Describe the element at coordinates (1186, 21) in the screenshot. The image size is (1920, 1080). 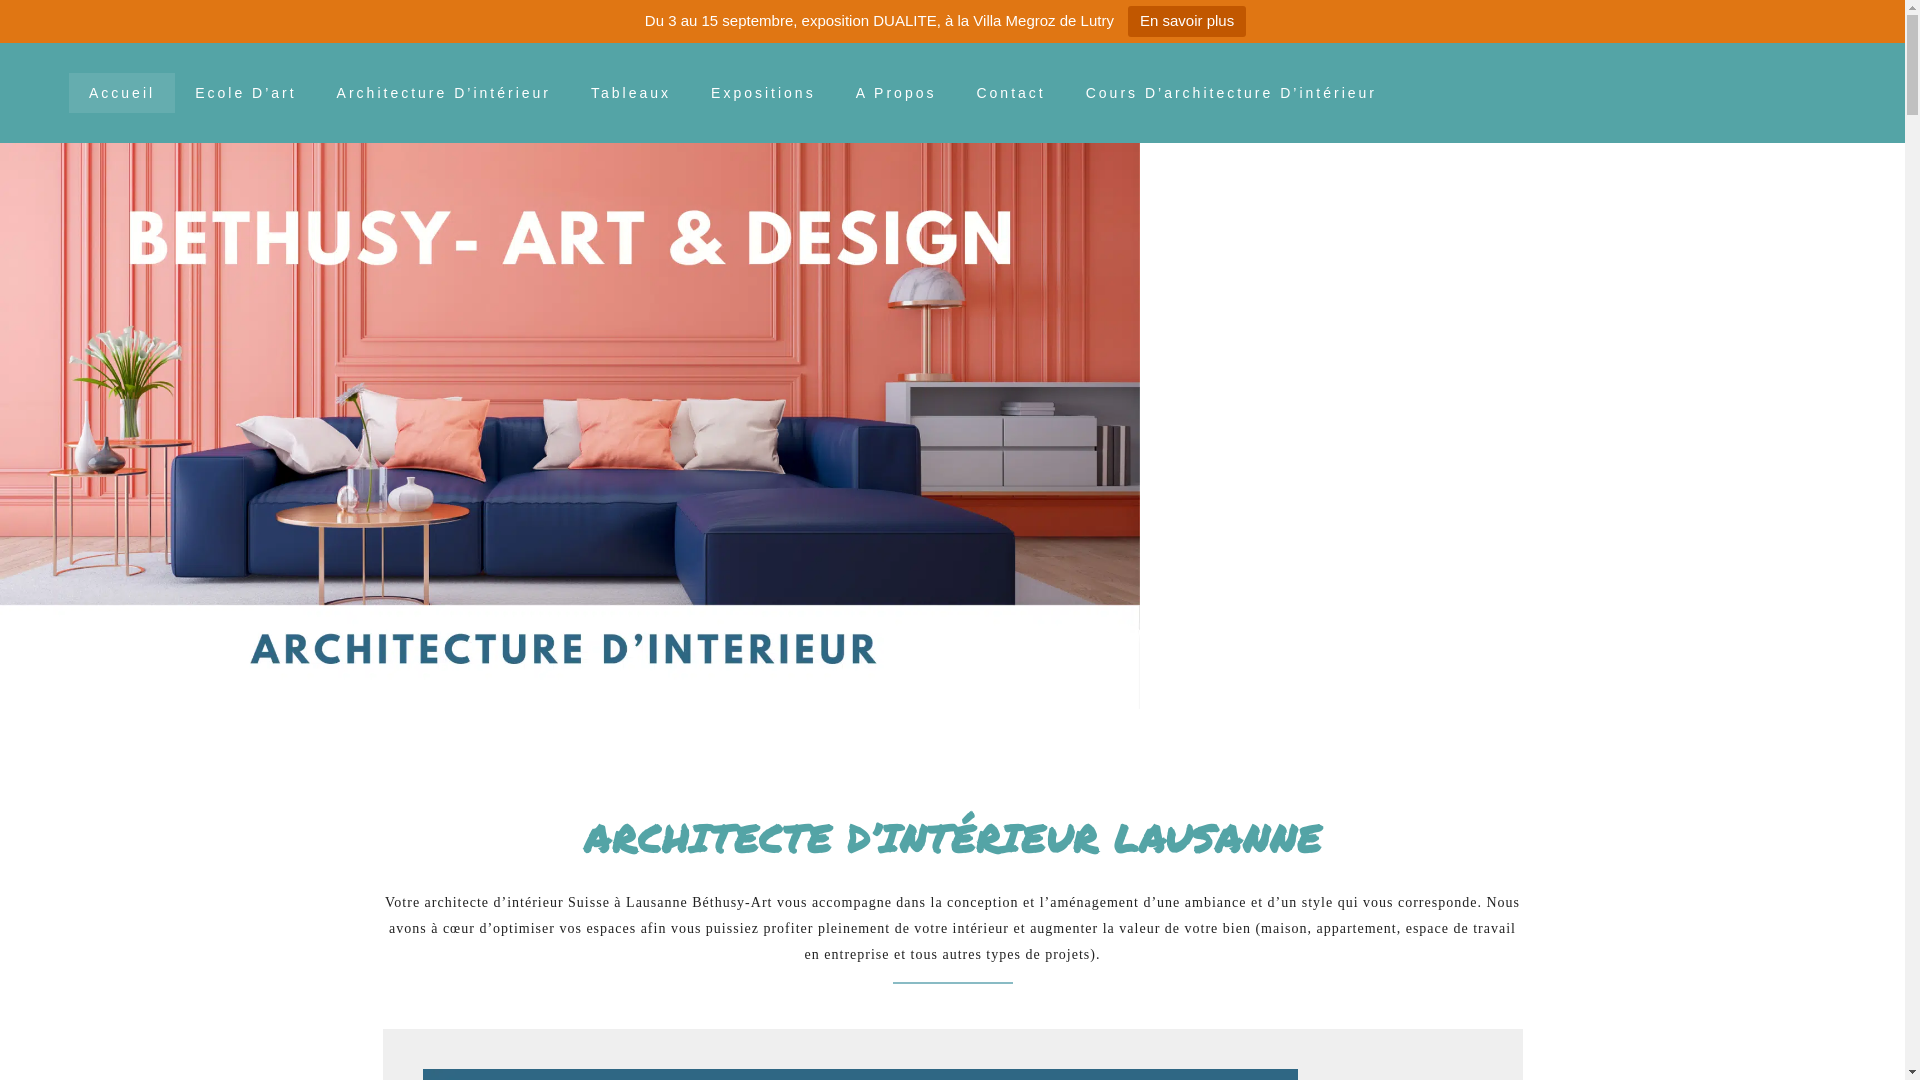
I see `'En savoir plus'` at that location.